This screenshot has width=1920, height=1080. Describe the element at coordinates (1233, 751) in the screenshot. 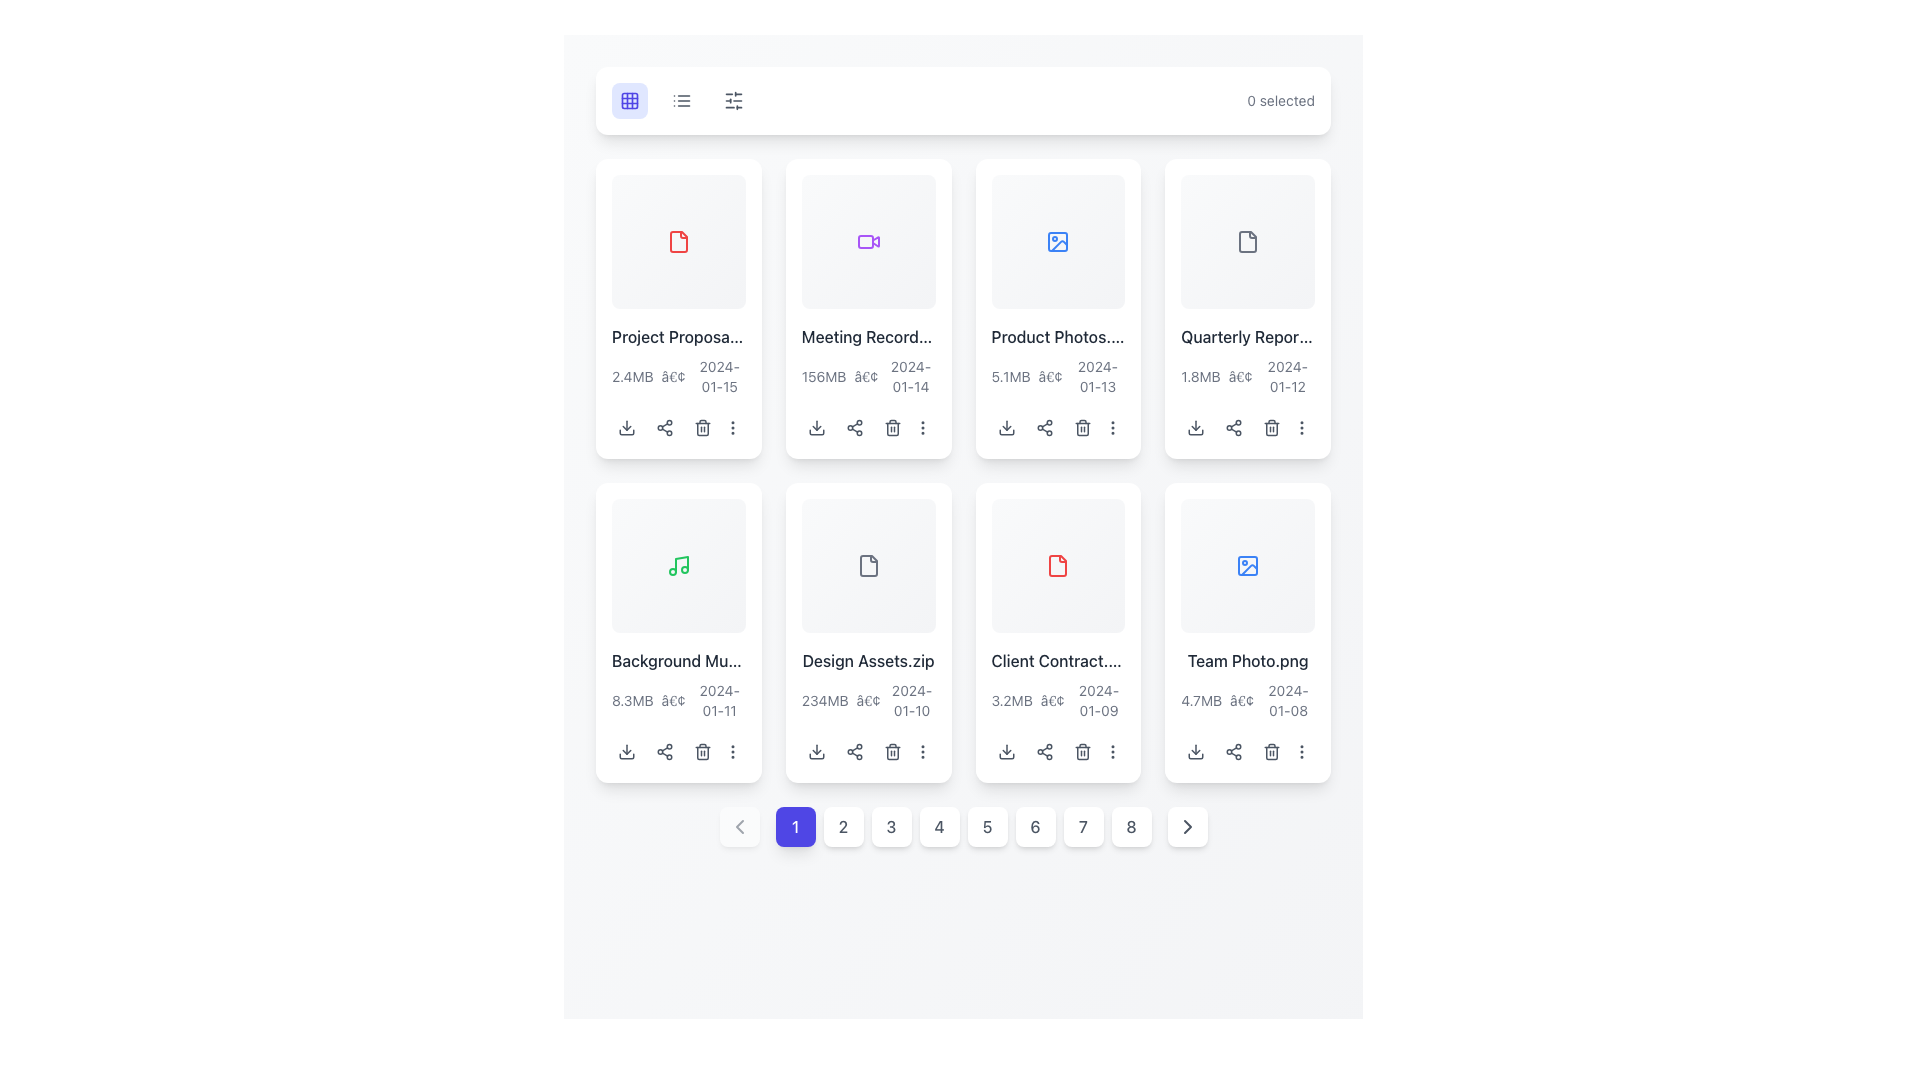

I see `the share button, which is a small icon resembling a share symbol, located at the bottom section of the 'Team Photo.png' card in the far-right position of the last row of the grid layout` at that location.